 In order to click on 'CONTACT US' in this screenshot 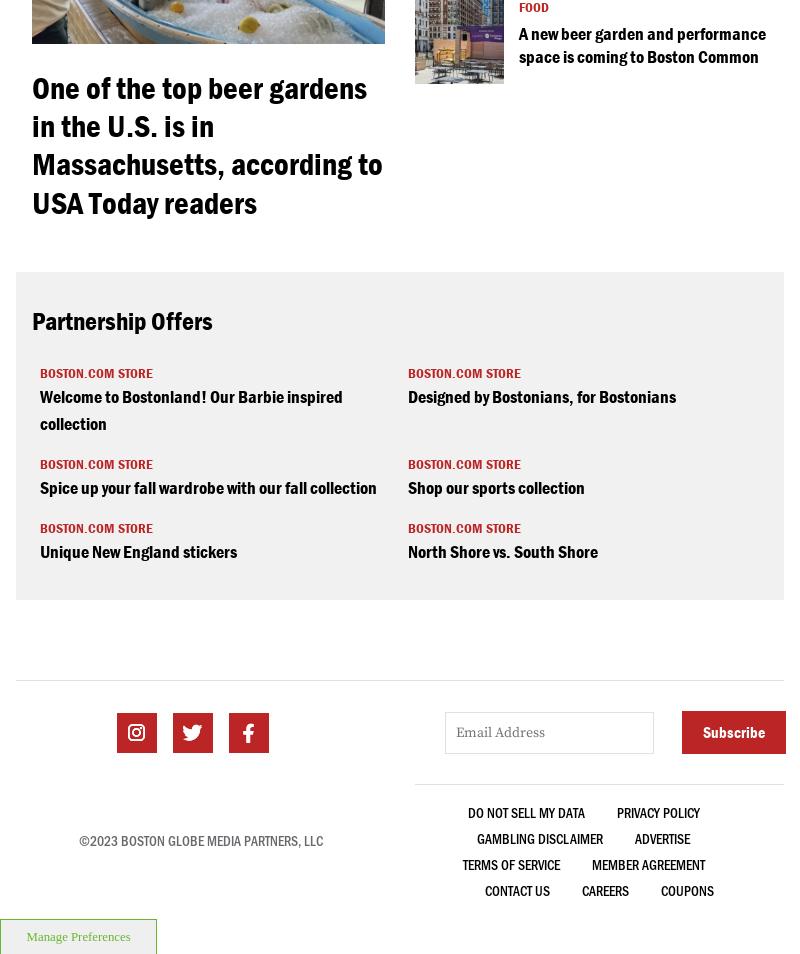, I will do `click(516, 890)`.